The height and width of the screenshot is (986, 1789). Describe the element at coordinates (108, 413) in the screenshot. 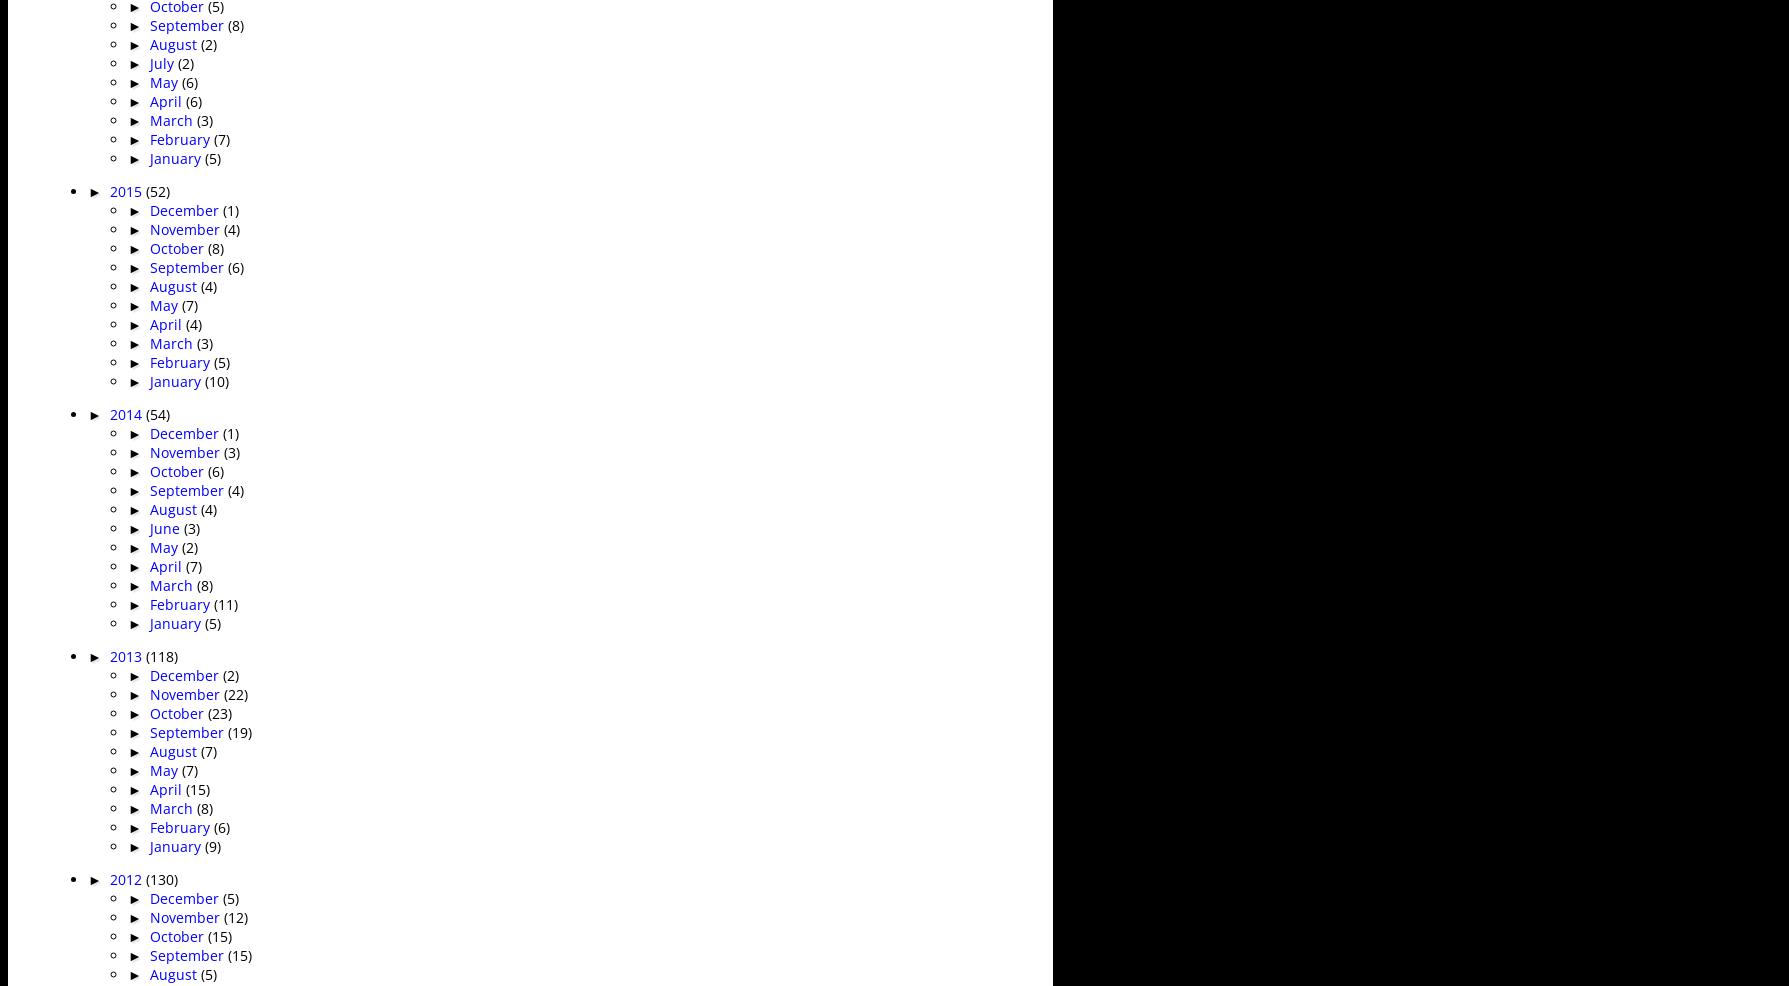

I see `'2014'` at that location.